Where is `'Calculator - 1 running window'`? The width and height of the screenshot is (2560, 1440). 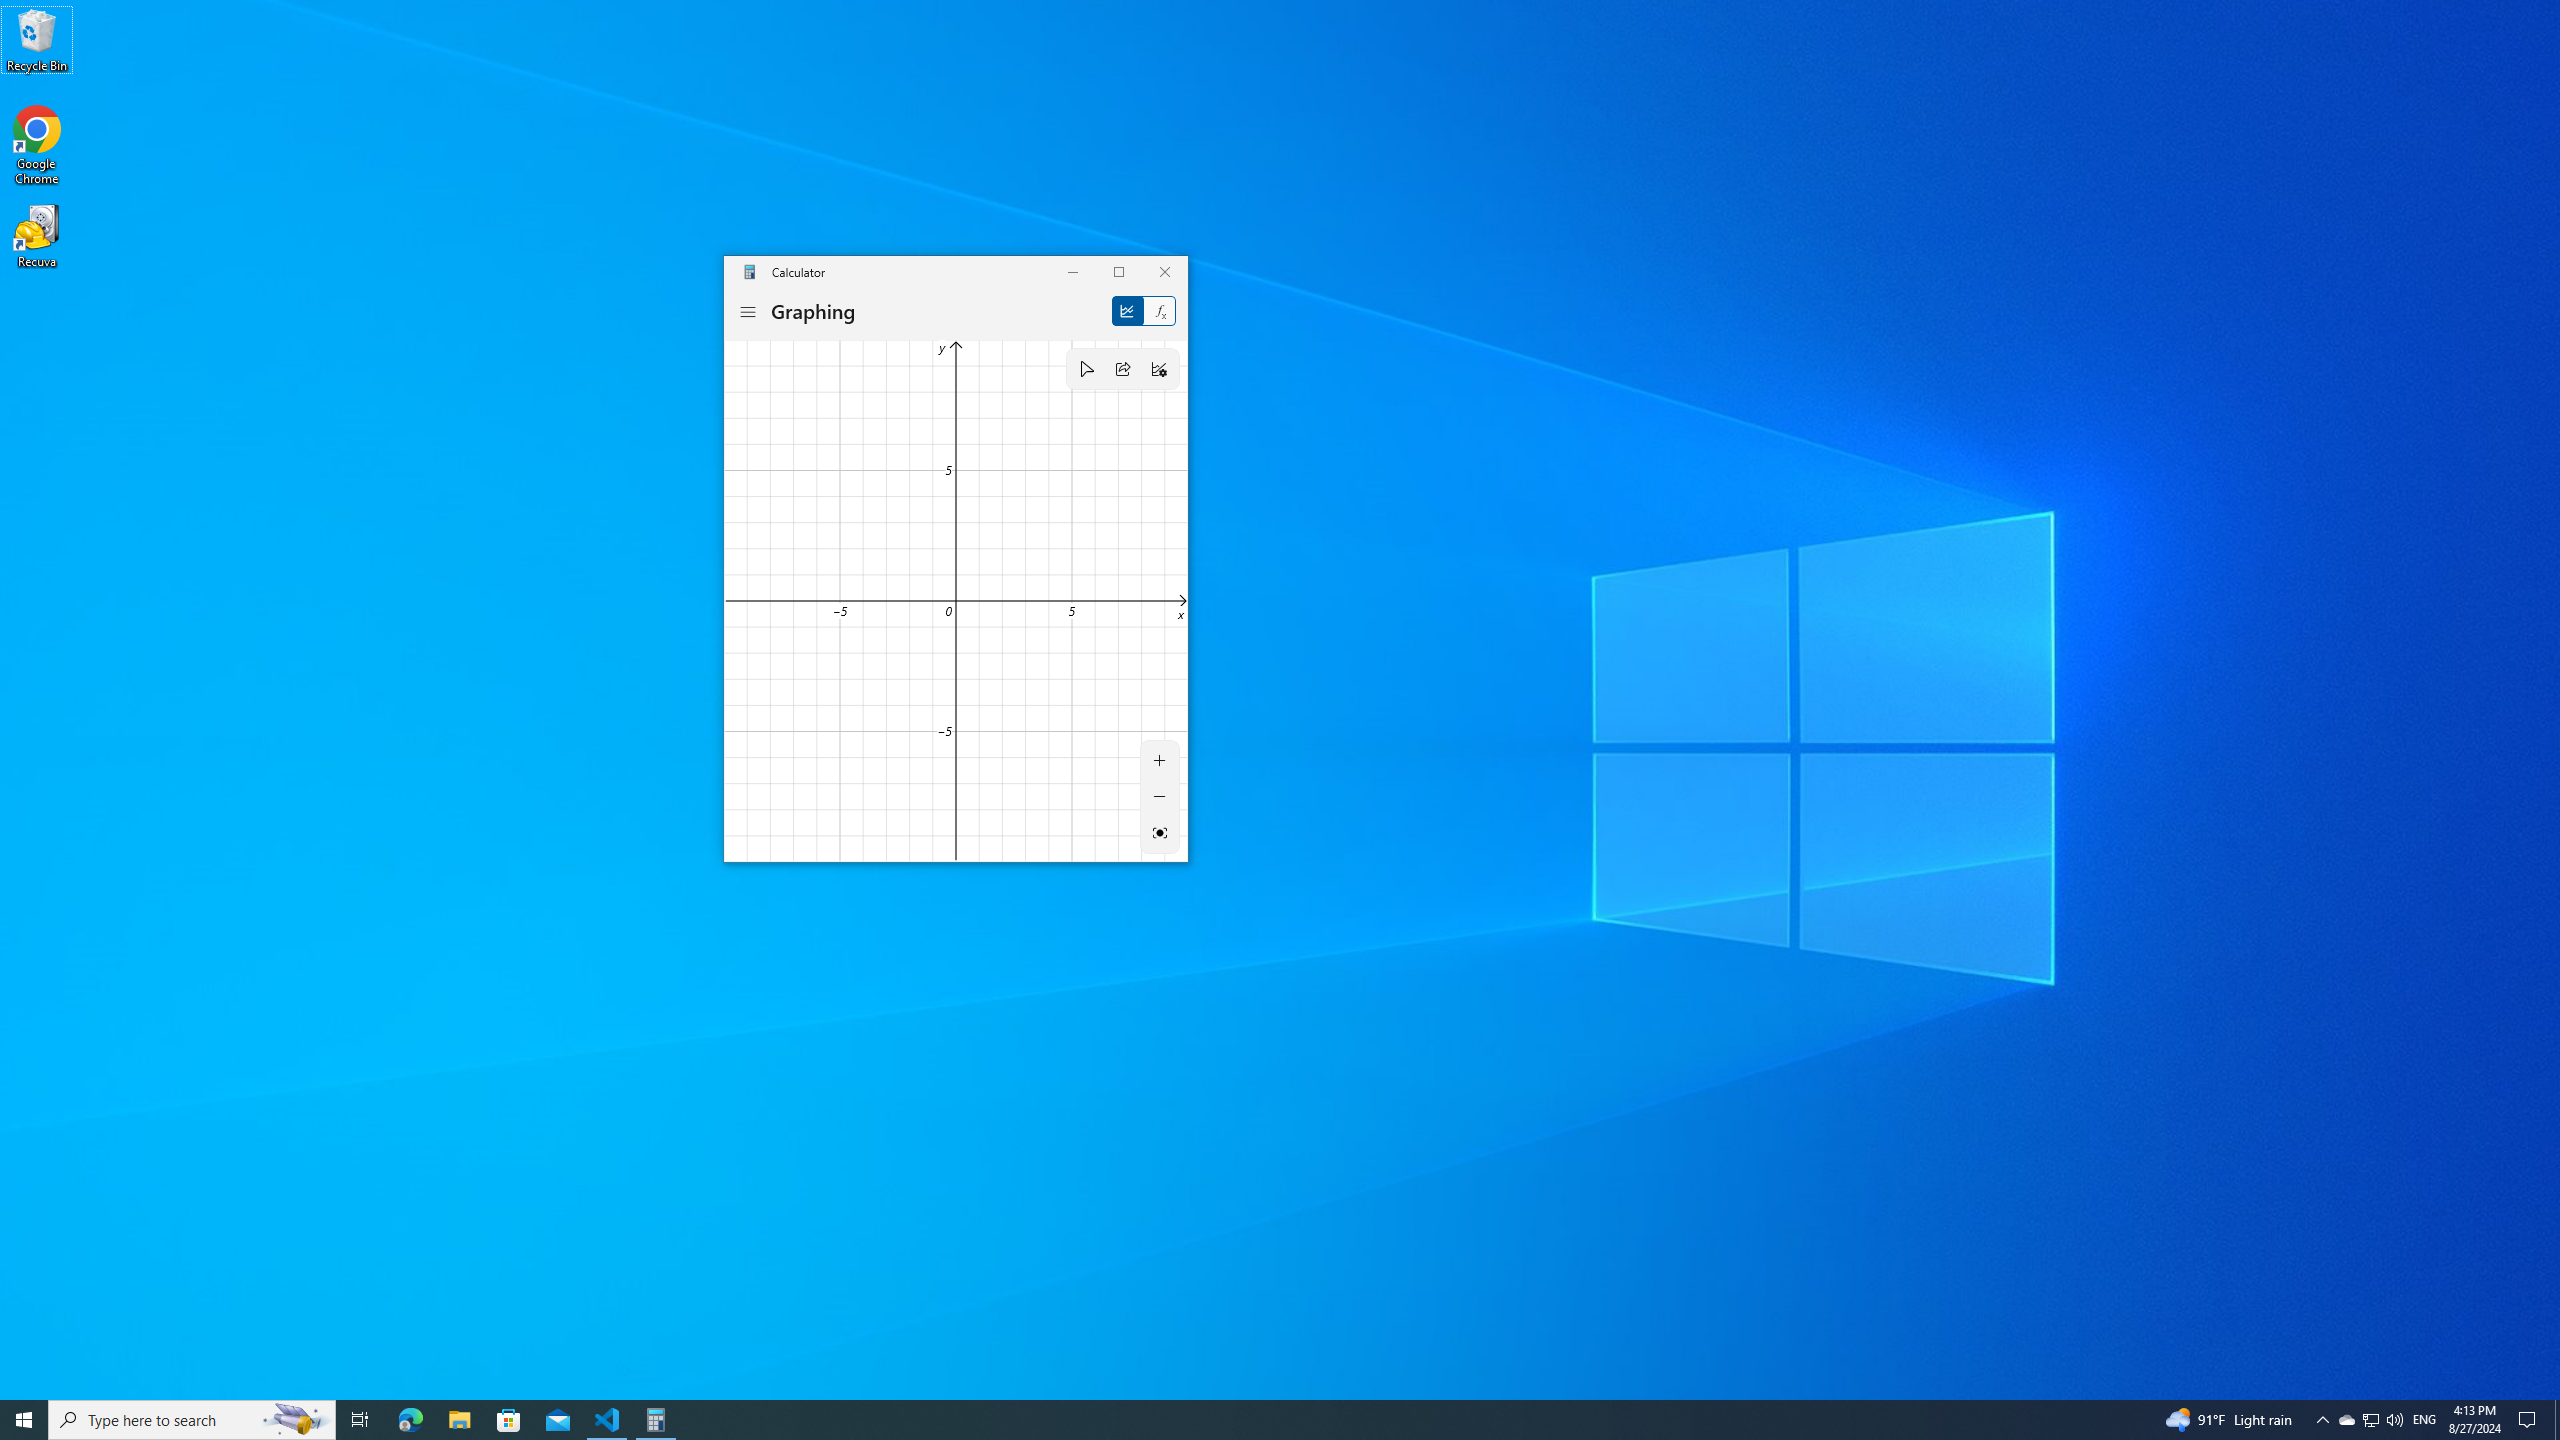
'Calculator - 1 running window' is located at coordinates (656, 1418).